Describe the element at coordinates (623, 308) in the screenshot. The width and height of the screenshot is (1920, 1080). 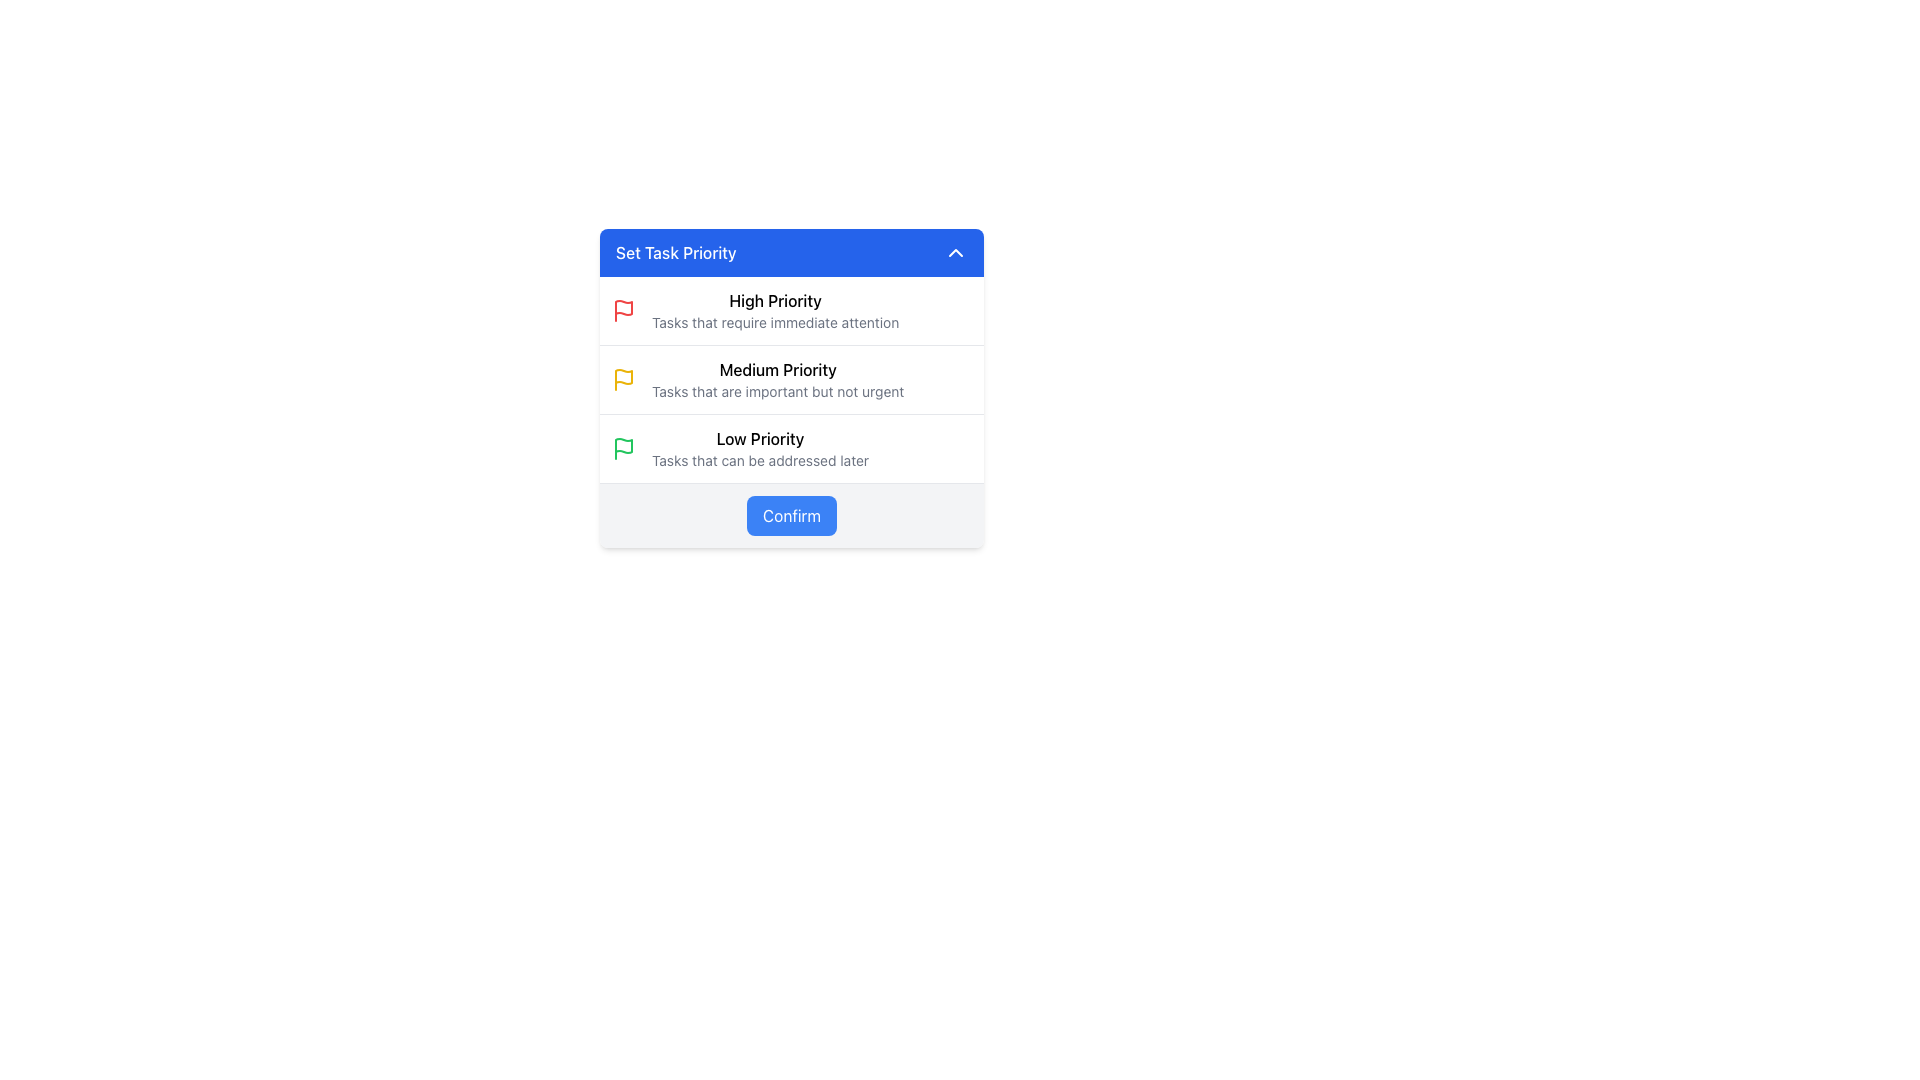
I see `the red flag-shaped icon located to the left of the 'High Priority' text label in the 'Set Task Priority' modal dialog` at that location.